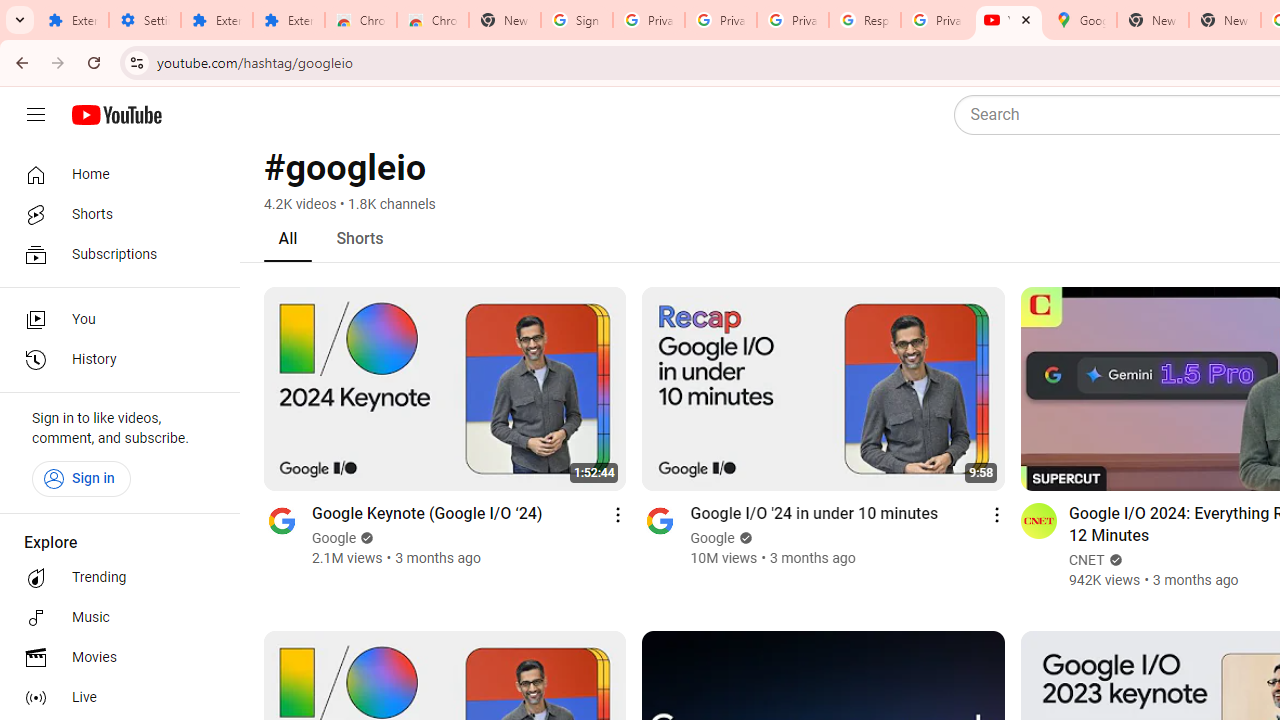  Describe the element at coordinates (35, 115) in the screenshot. I see `'Guide'` at that location.